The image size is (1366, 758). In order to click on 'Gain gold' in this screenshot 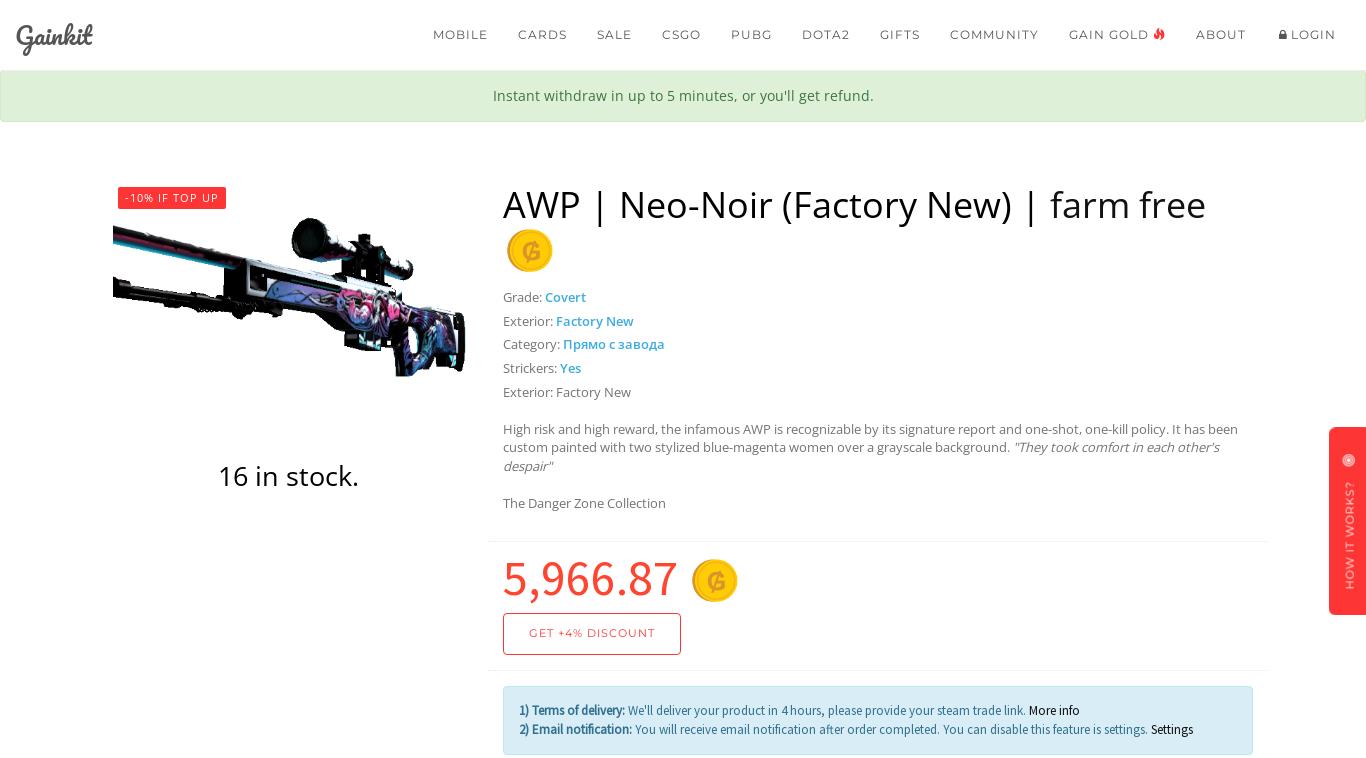, I will do `click(1109, 33)`.